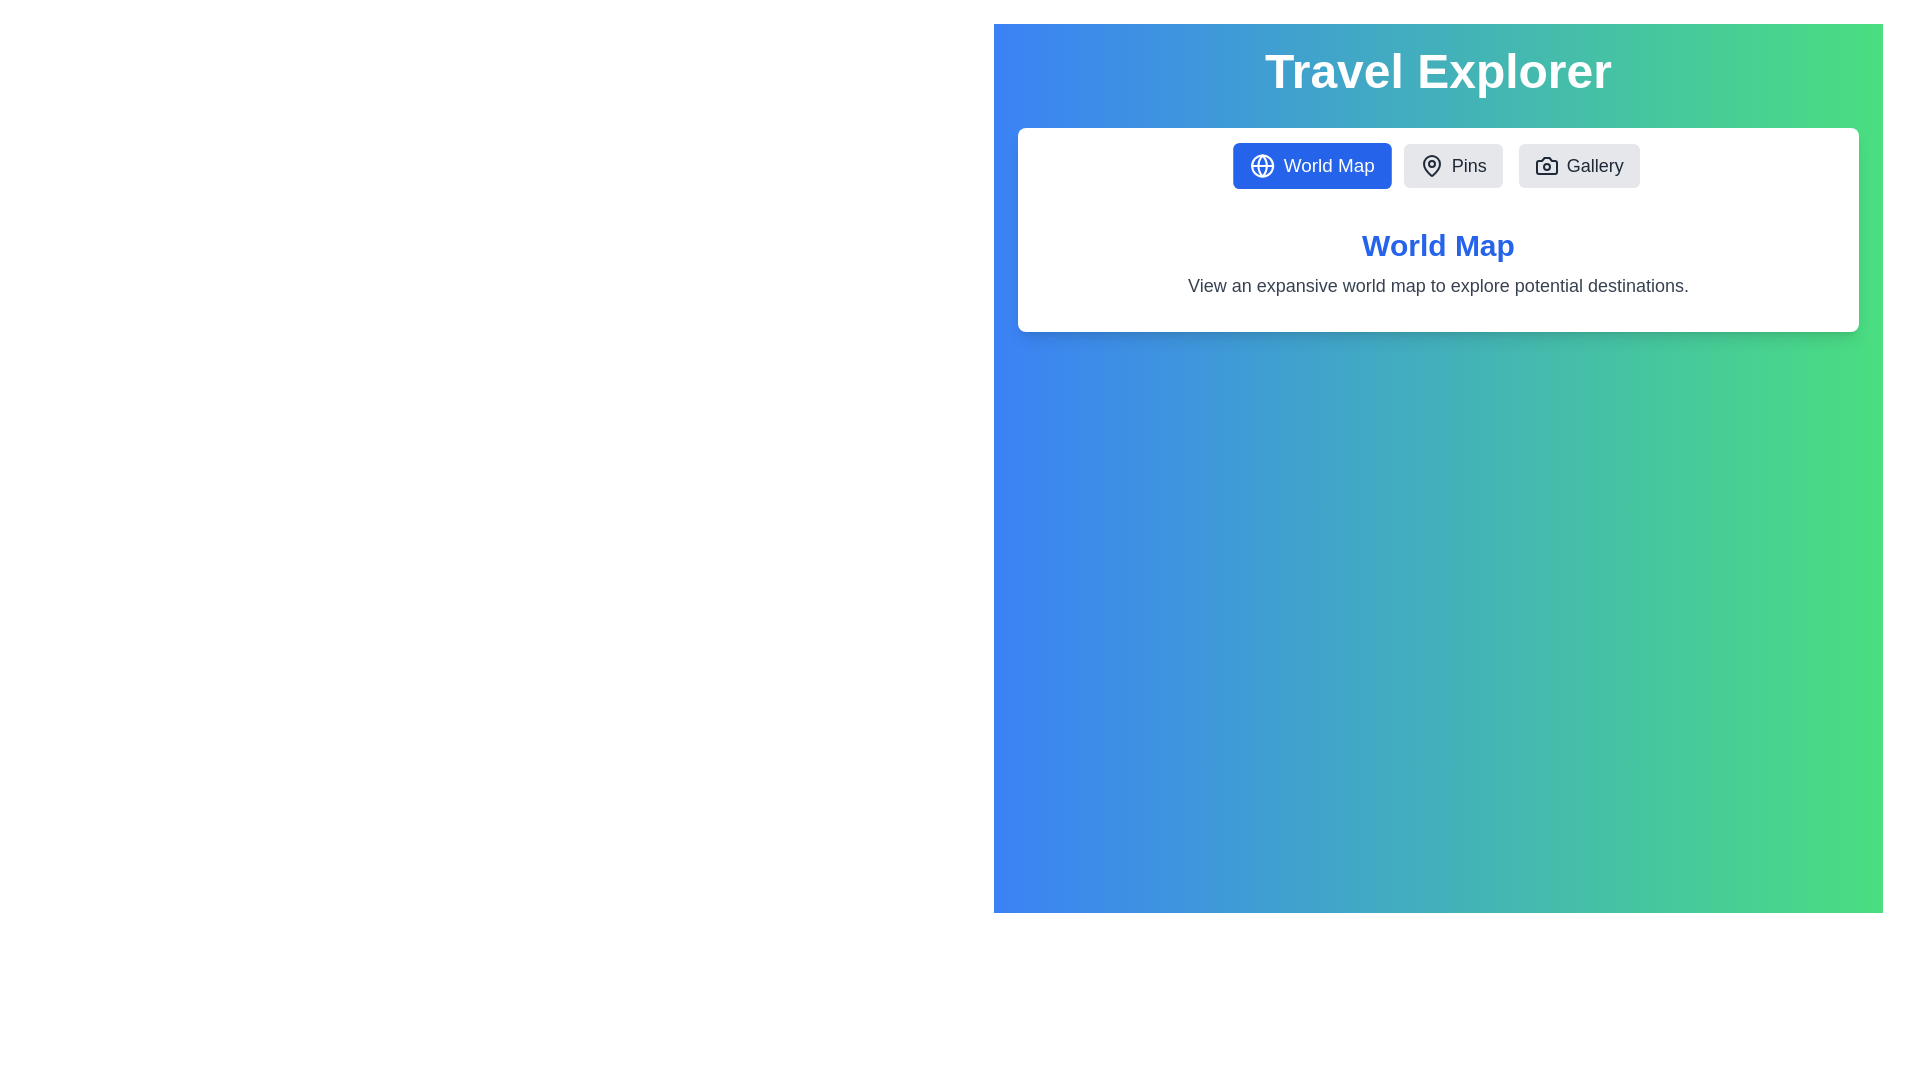 The width and height of the screenshot is (1920, 1080). I want to click on the tab button labeled Pins to switch to the corresponding tab, so click(1453, 164).